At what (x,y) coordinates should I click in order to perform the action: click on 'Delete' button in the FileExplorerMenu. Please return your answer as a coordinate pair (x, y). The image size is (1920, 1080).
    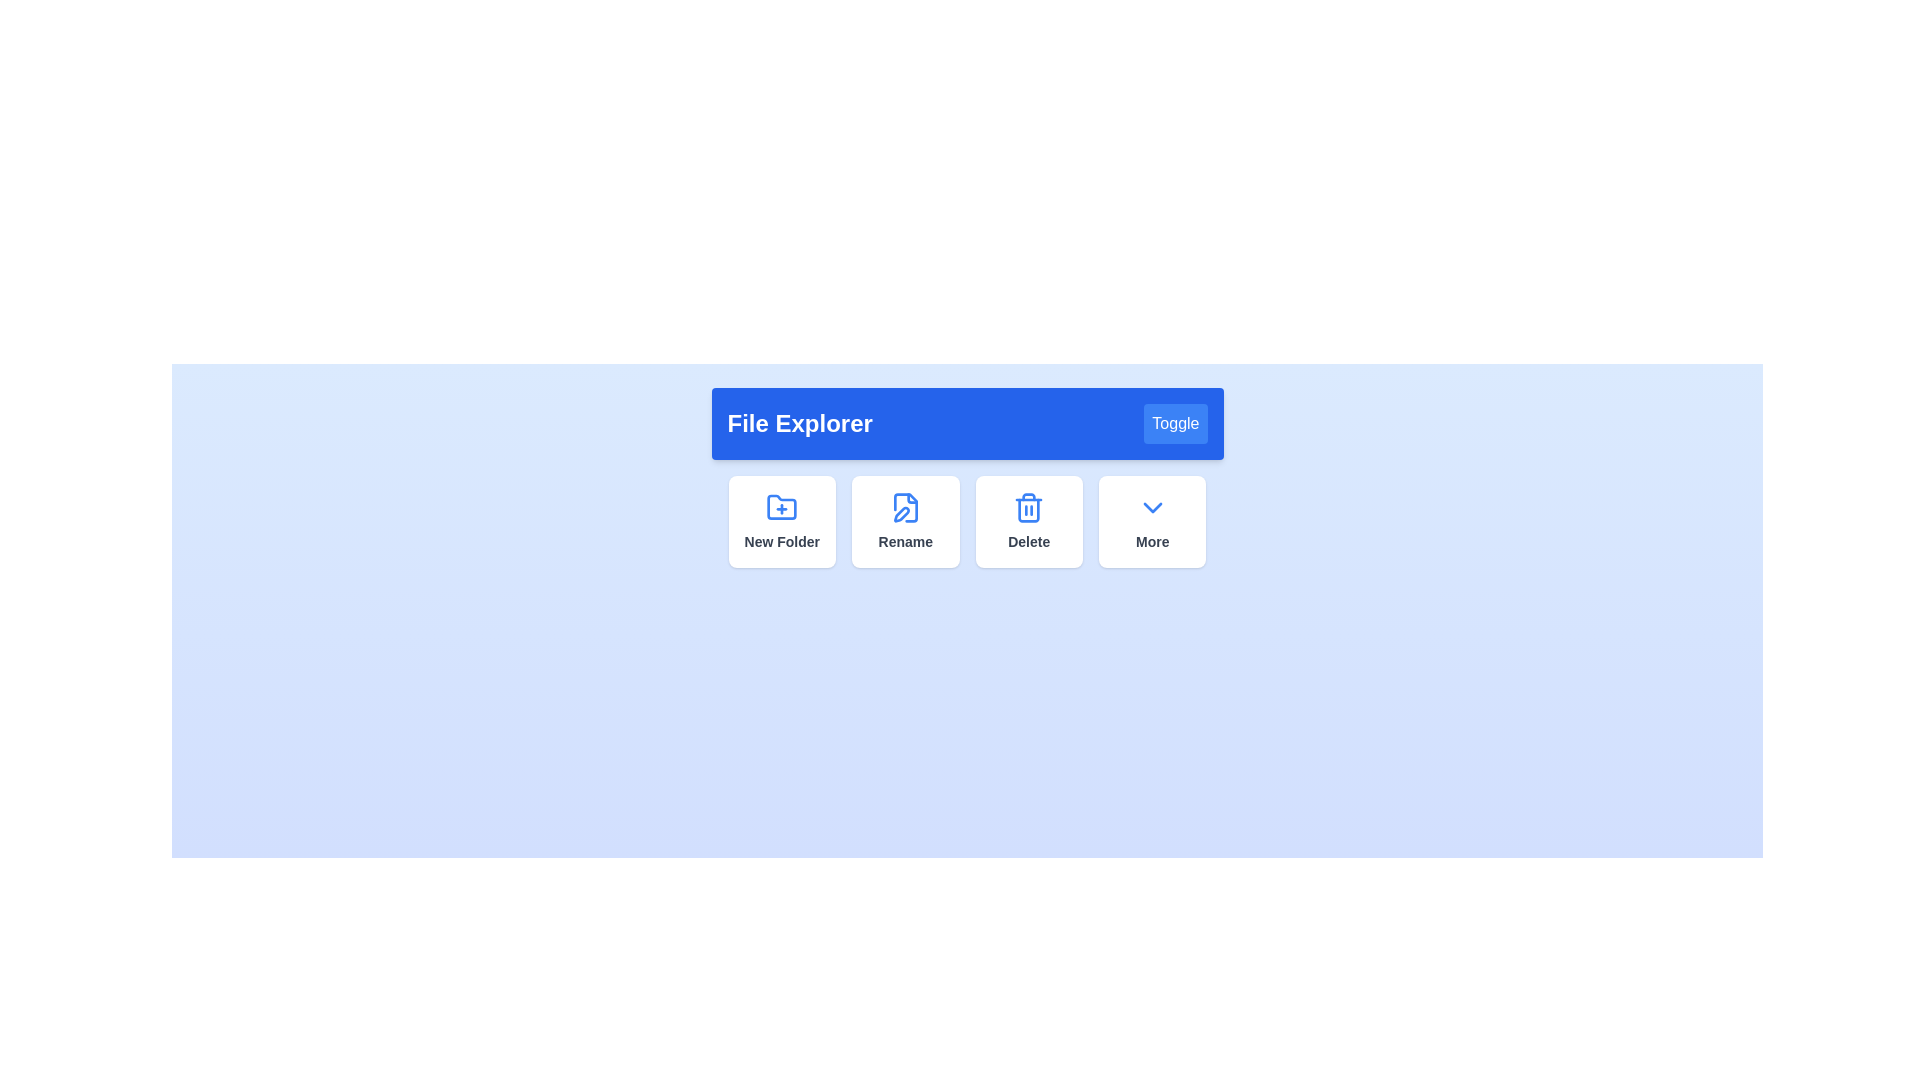
    Looking at the image, I should click on (1028, 520).